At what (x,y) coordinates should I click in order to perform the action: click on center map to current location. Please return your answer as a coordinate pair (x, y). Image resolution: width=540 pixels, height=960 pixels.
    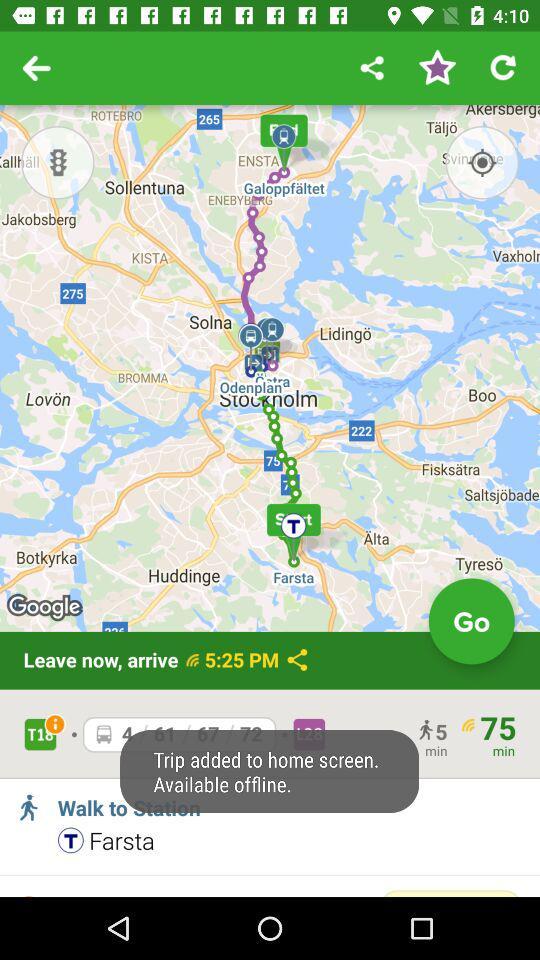
    Looking at the image, I should click on (481, 161).